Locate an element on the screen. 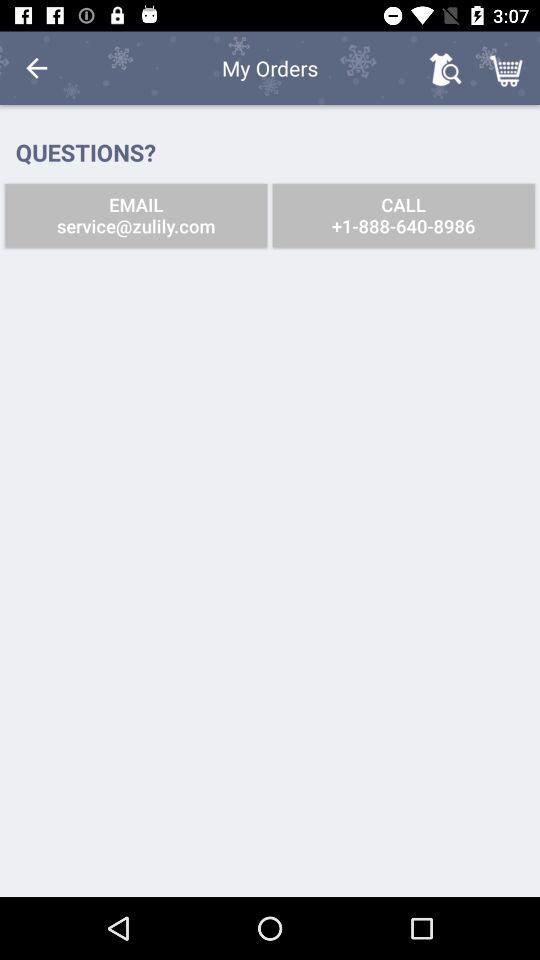  the item next to the my orders icon is located at coordinates (36, 68).